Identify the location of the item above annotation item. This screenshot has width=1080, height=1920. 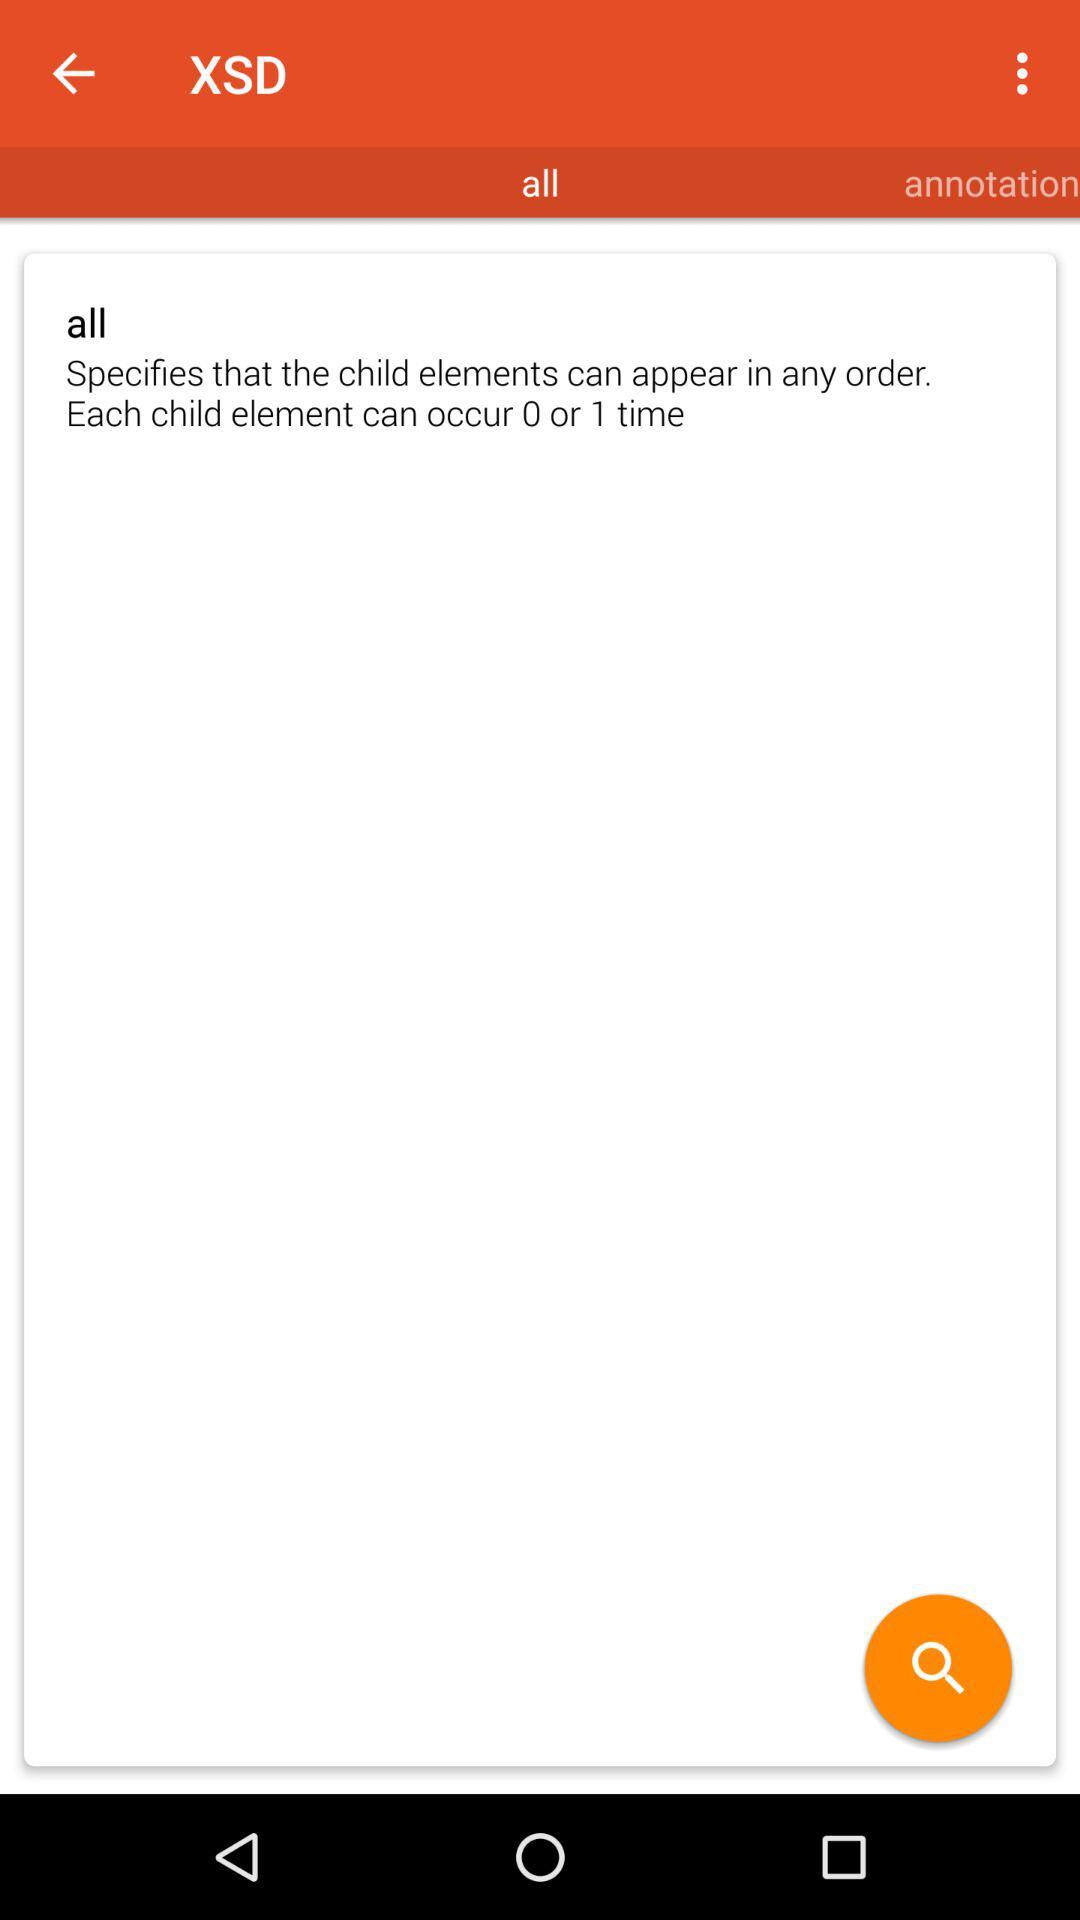
(1027, 73).